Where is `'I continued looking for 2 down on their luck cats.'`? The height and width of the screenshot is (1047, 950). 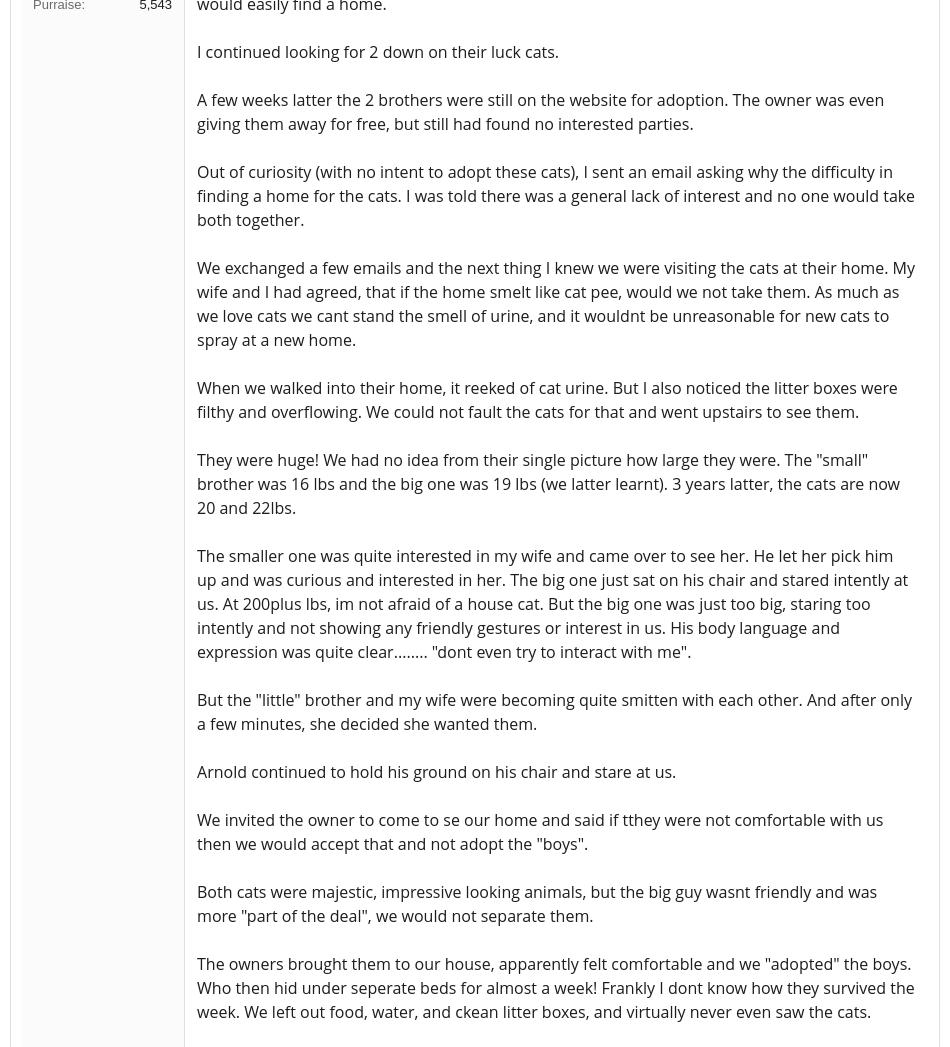
'I continued looking for 2 down on their luck cats.' is located at coordinates (197, 50).